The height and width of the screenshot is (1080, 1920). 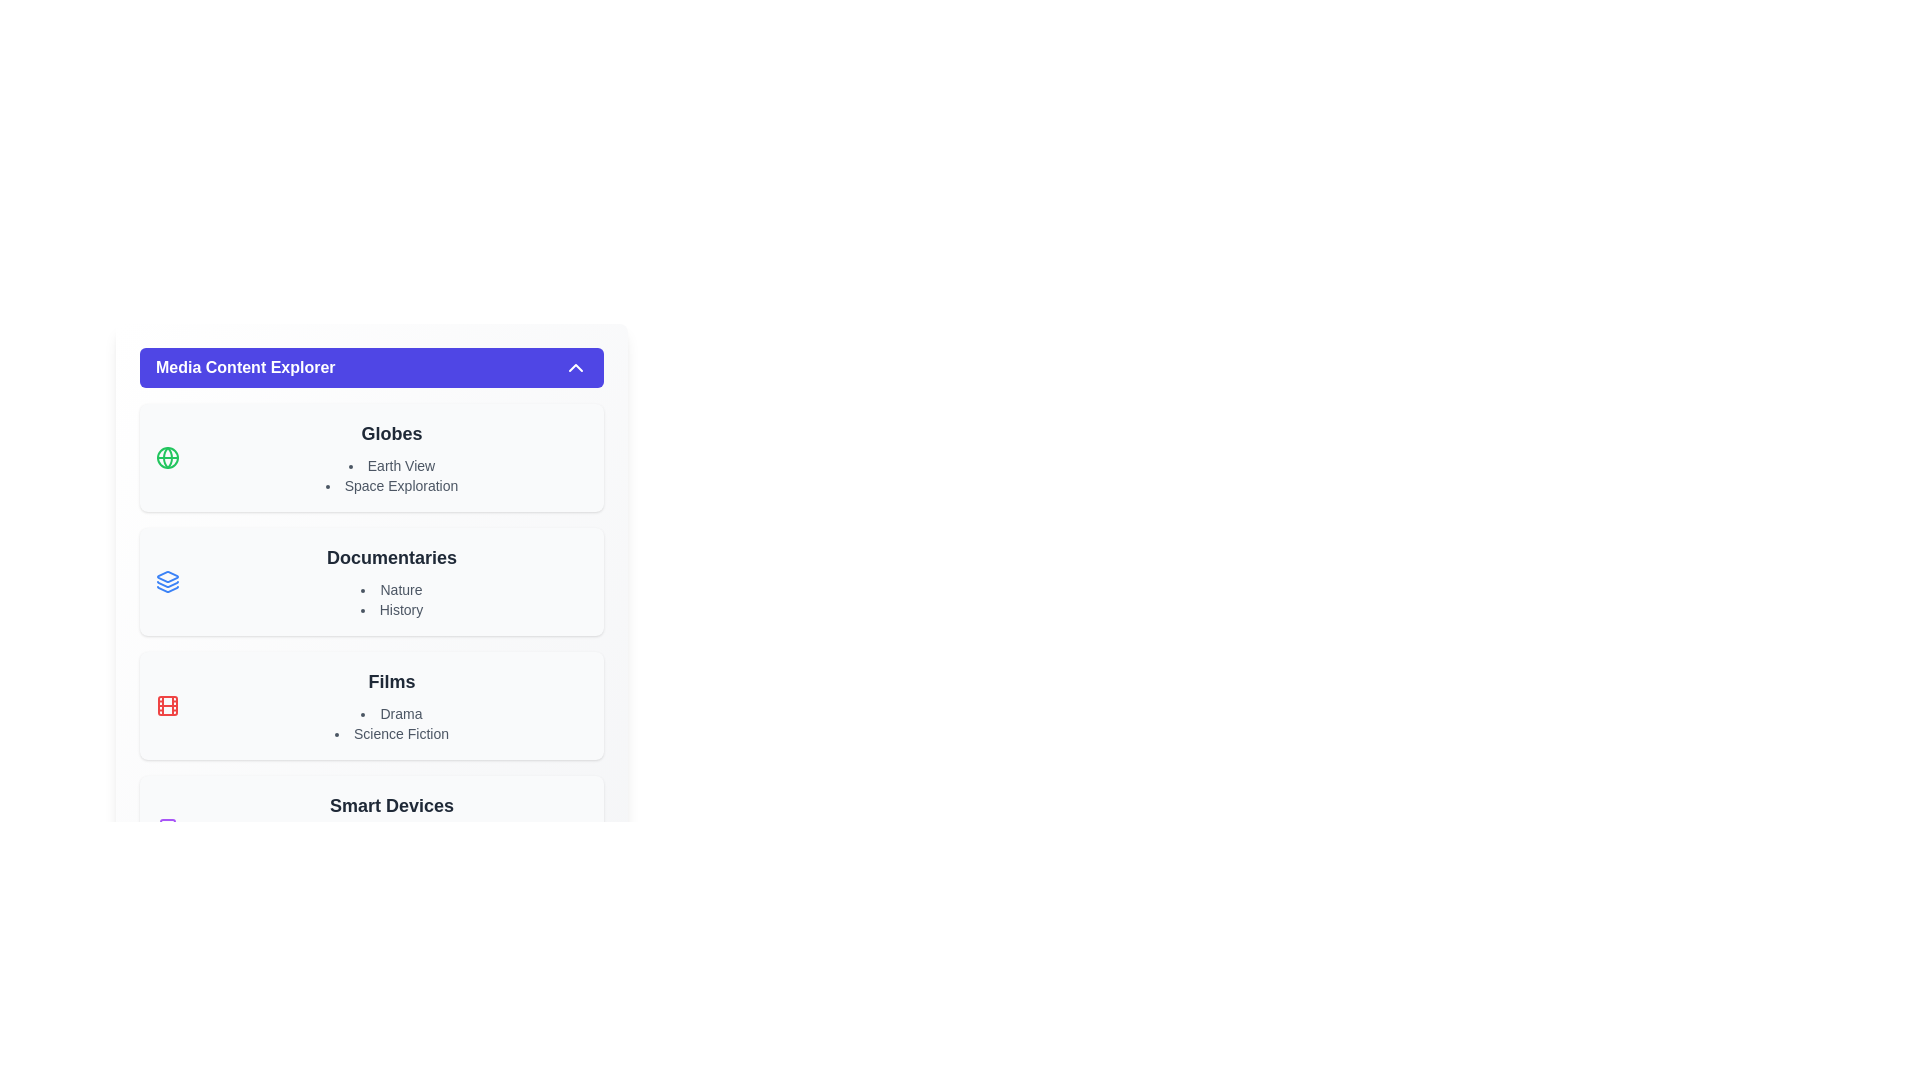 I want to click on the circular icon component of the globe located in the leftmost part of the 'Globes' section of the categorized menu interface, so click(x=168, y=458).